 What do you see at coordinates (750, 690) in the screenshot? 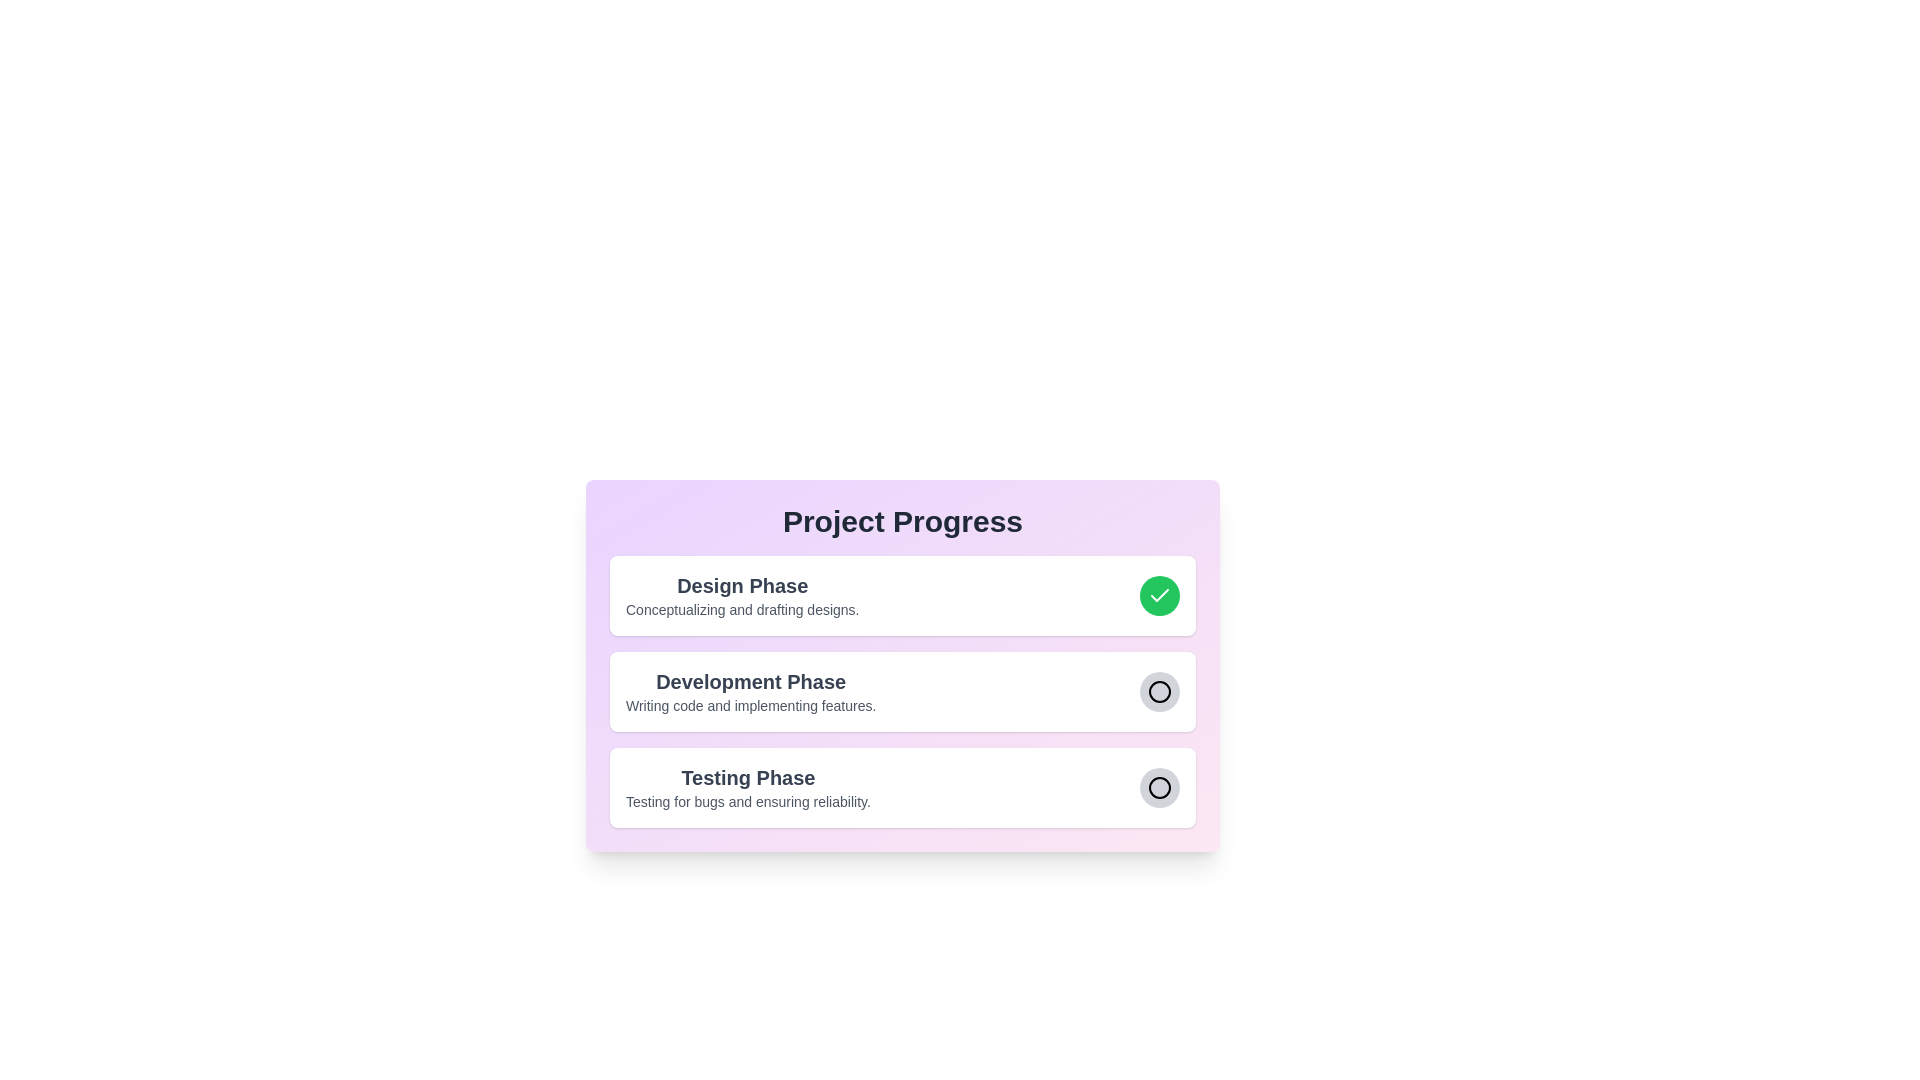
I see `text of the descriptive label for the second section in the project timeline, which is located between 'Design Phase' and 'Testing Phase'` at bounding box center [750, 690].